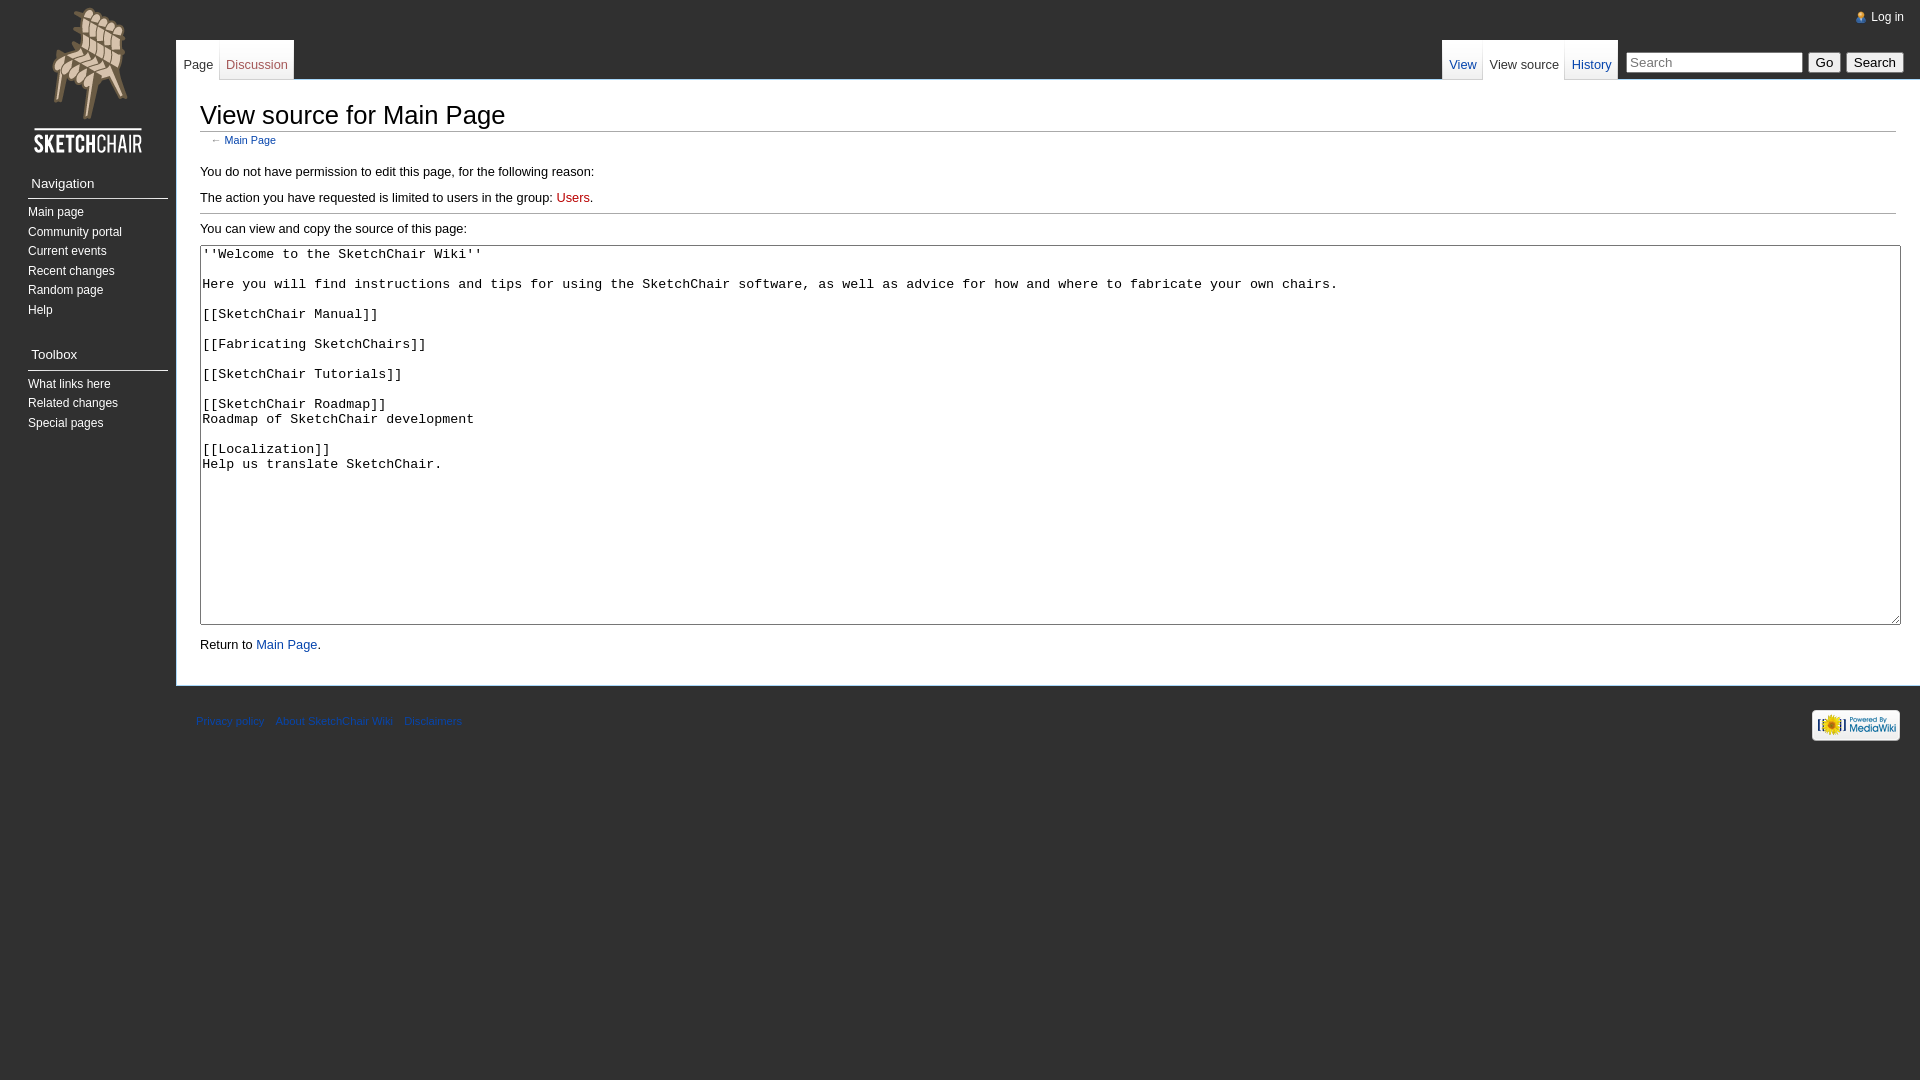 This screenshot has height=1080, width=1920. I want to click on 'Go', so click(1824, 61).